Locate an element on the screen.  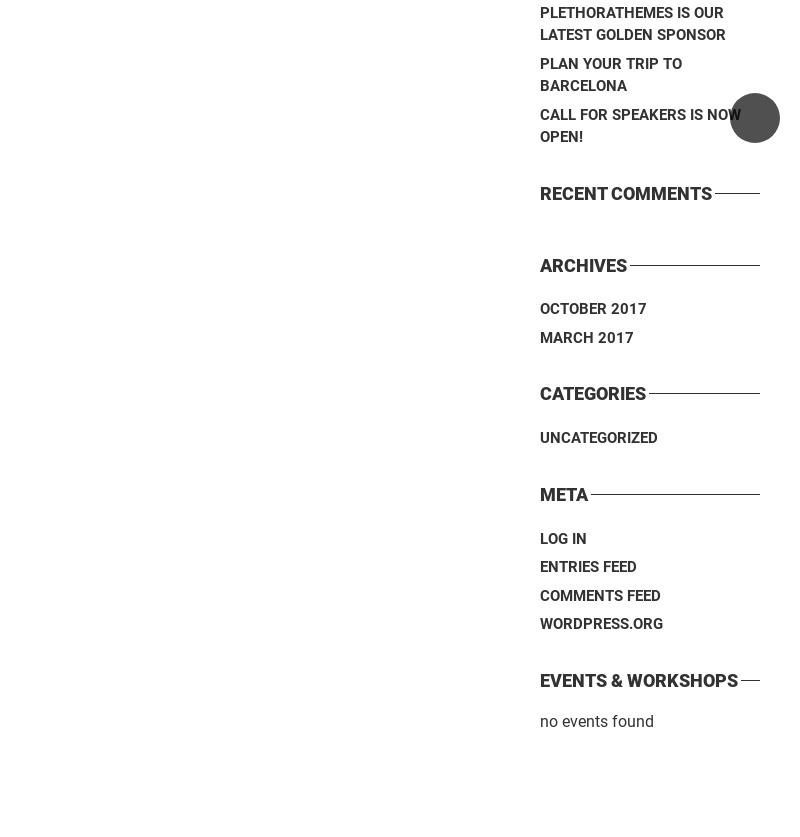
'Recent Comments' is located at coordinates (626, 191).